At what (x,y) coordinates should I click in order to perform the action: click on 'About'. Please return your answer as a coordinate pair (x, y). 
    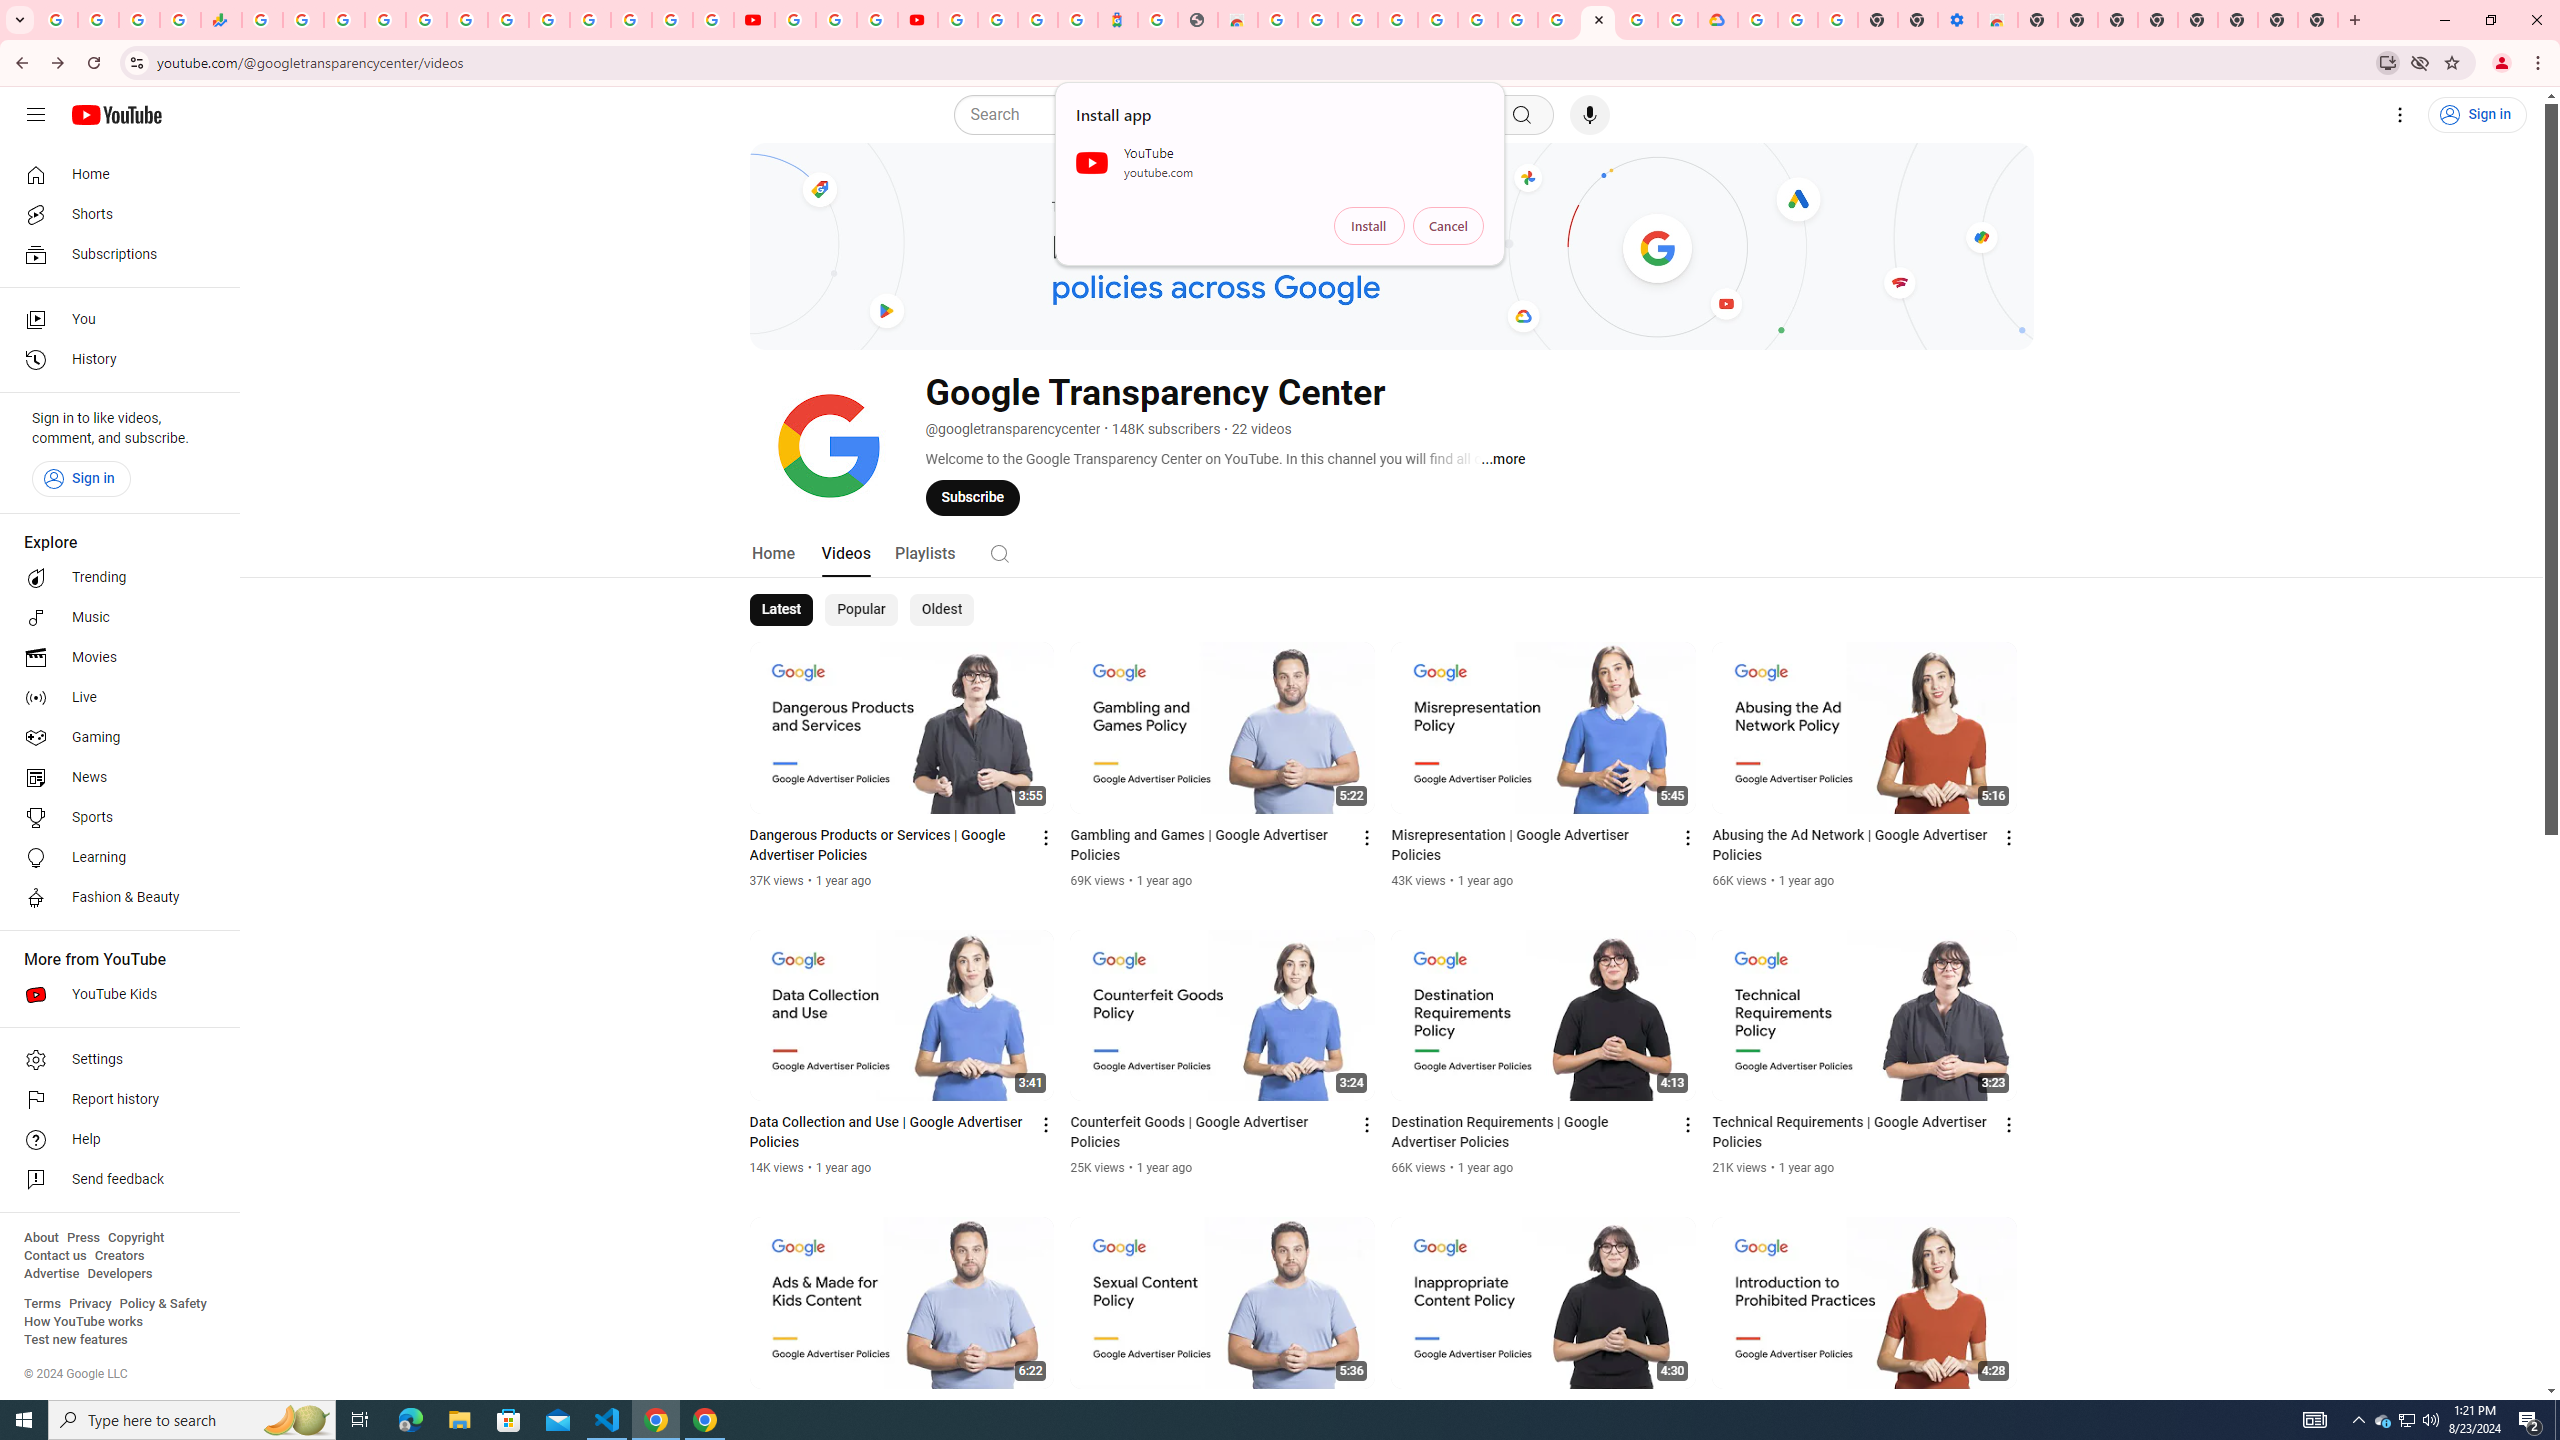
    Looking at the image, I should click on (40, 1237).